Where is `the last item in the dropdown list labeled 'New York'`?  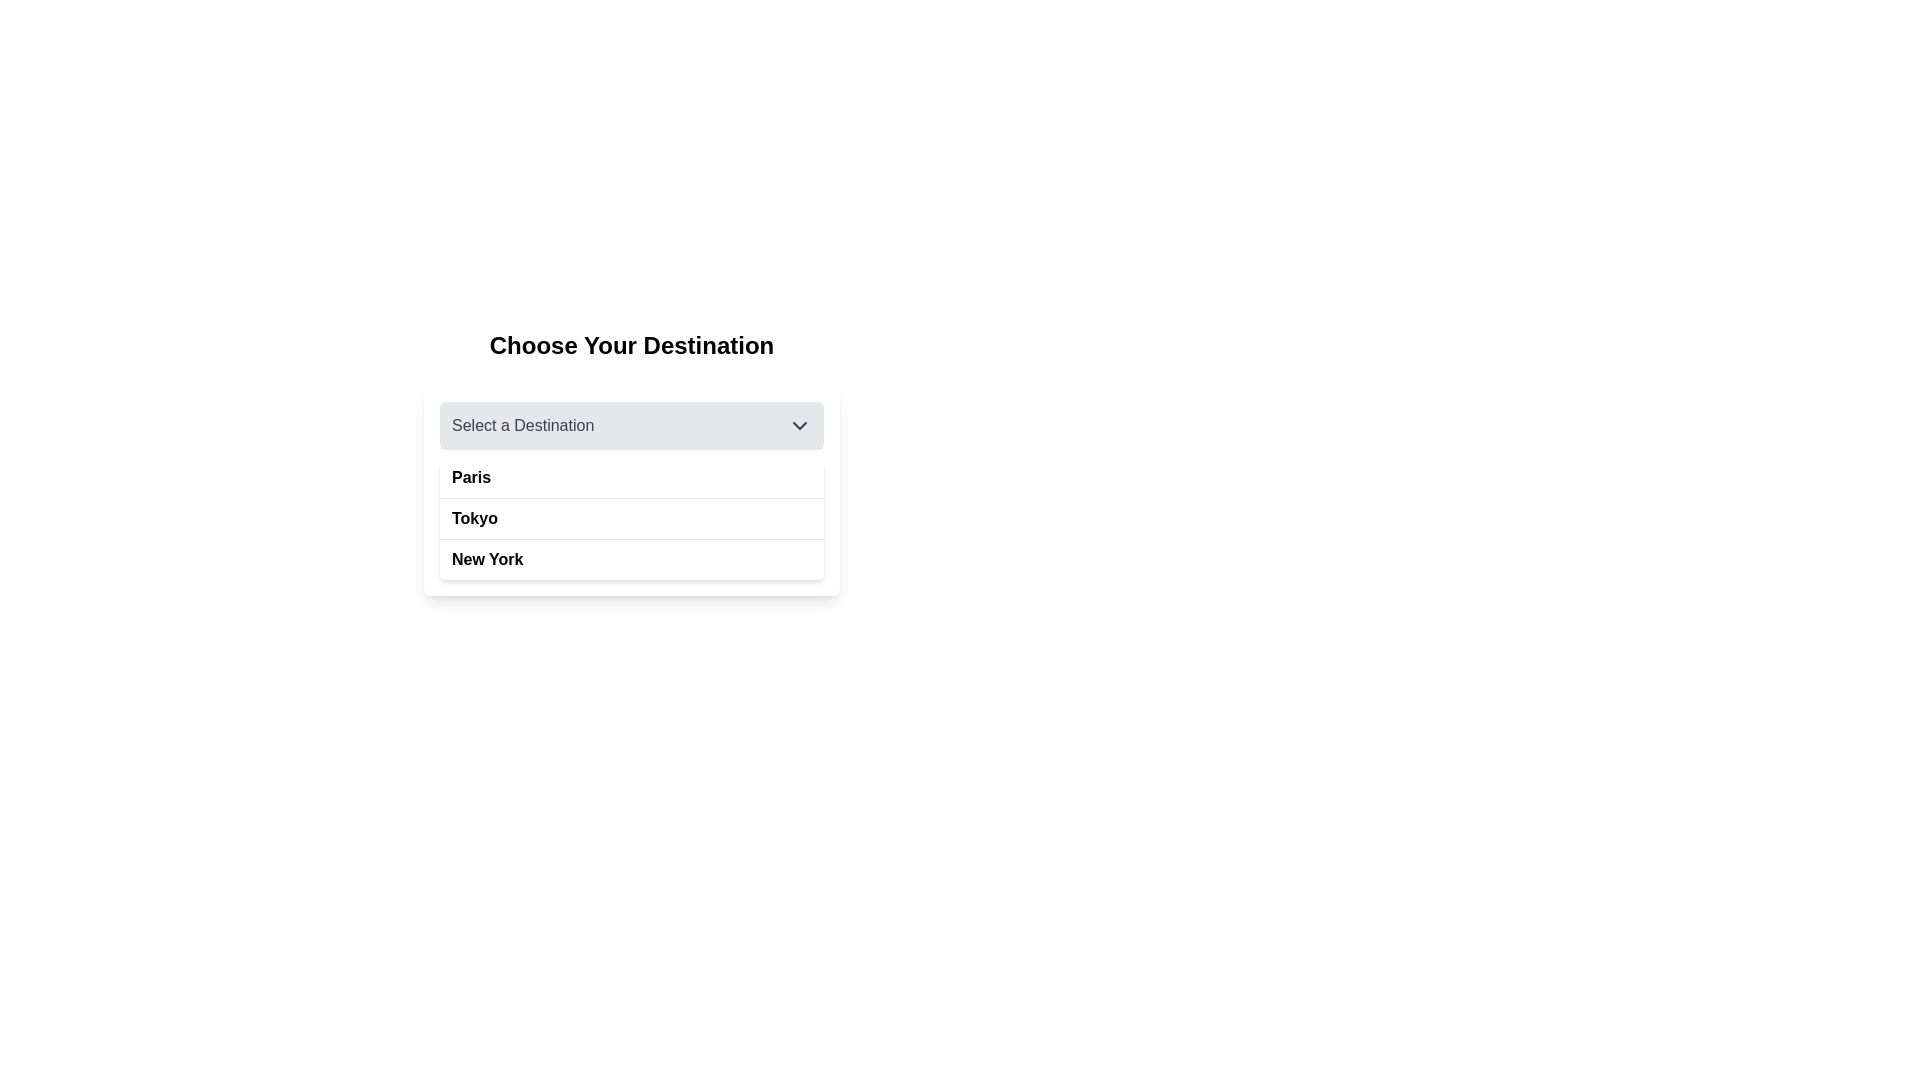 the last item in the dropdown list labeled 'New York' is located at coordinates (631, 559).